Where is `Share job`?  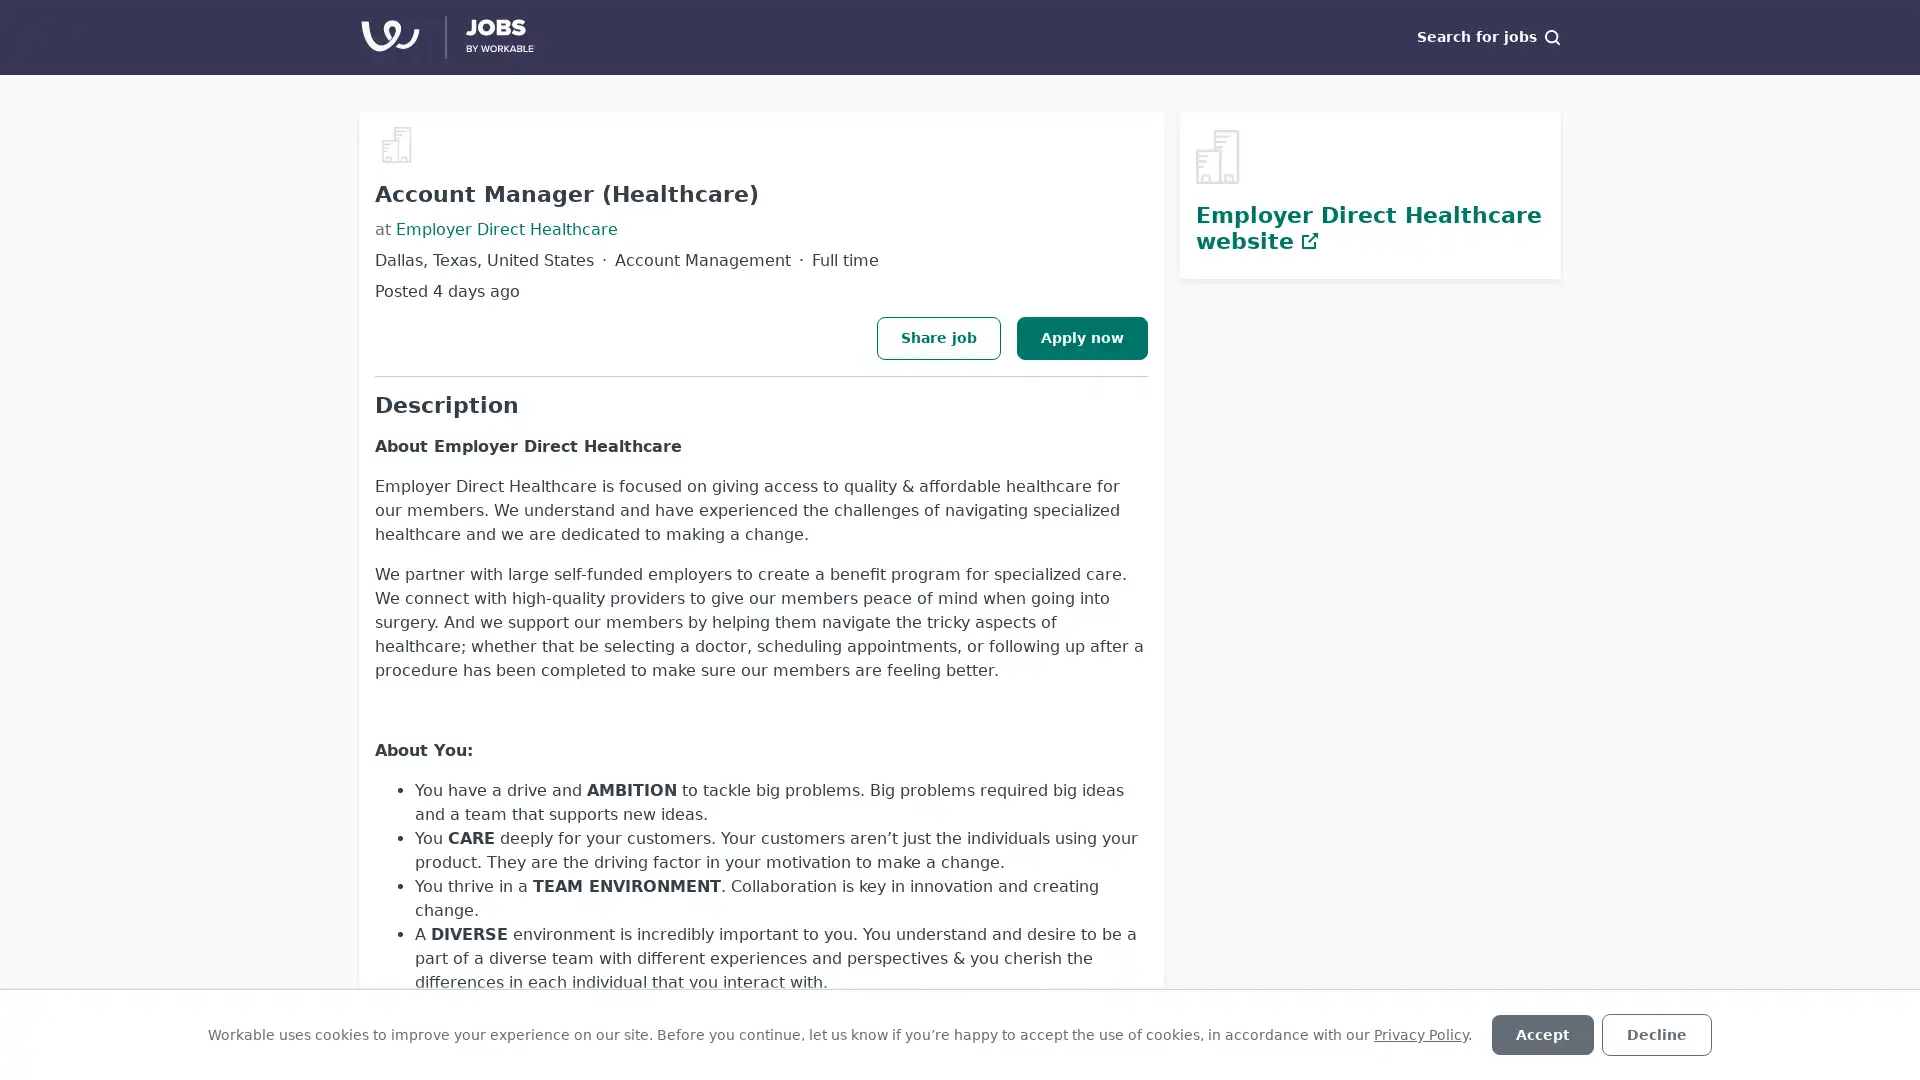 Share job is located at coordinates (938, 336).